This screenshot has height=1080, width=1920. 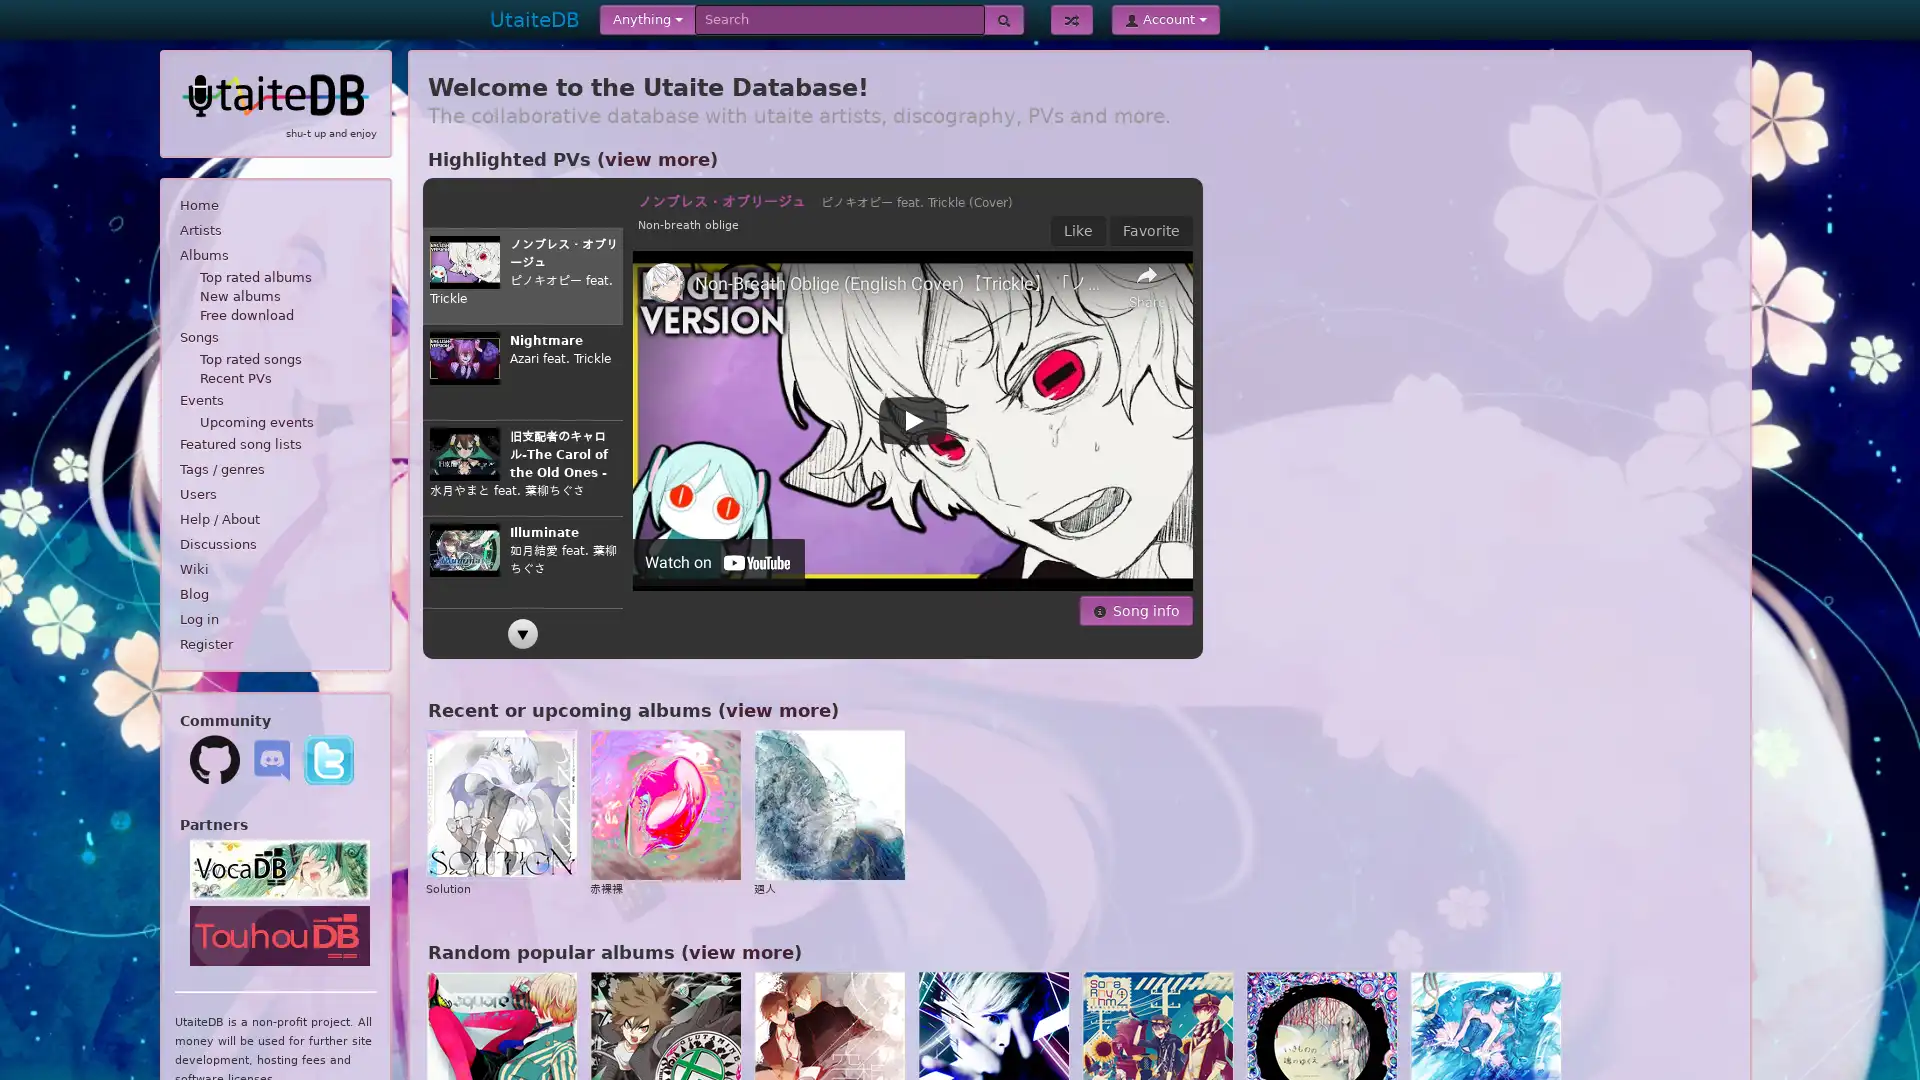 I want to click on Show random page, so click(x=1070, y=19).